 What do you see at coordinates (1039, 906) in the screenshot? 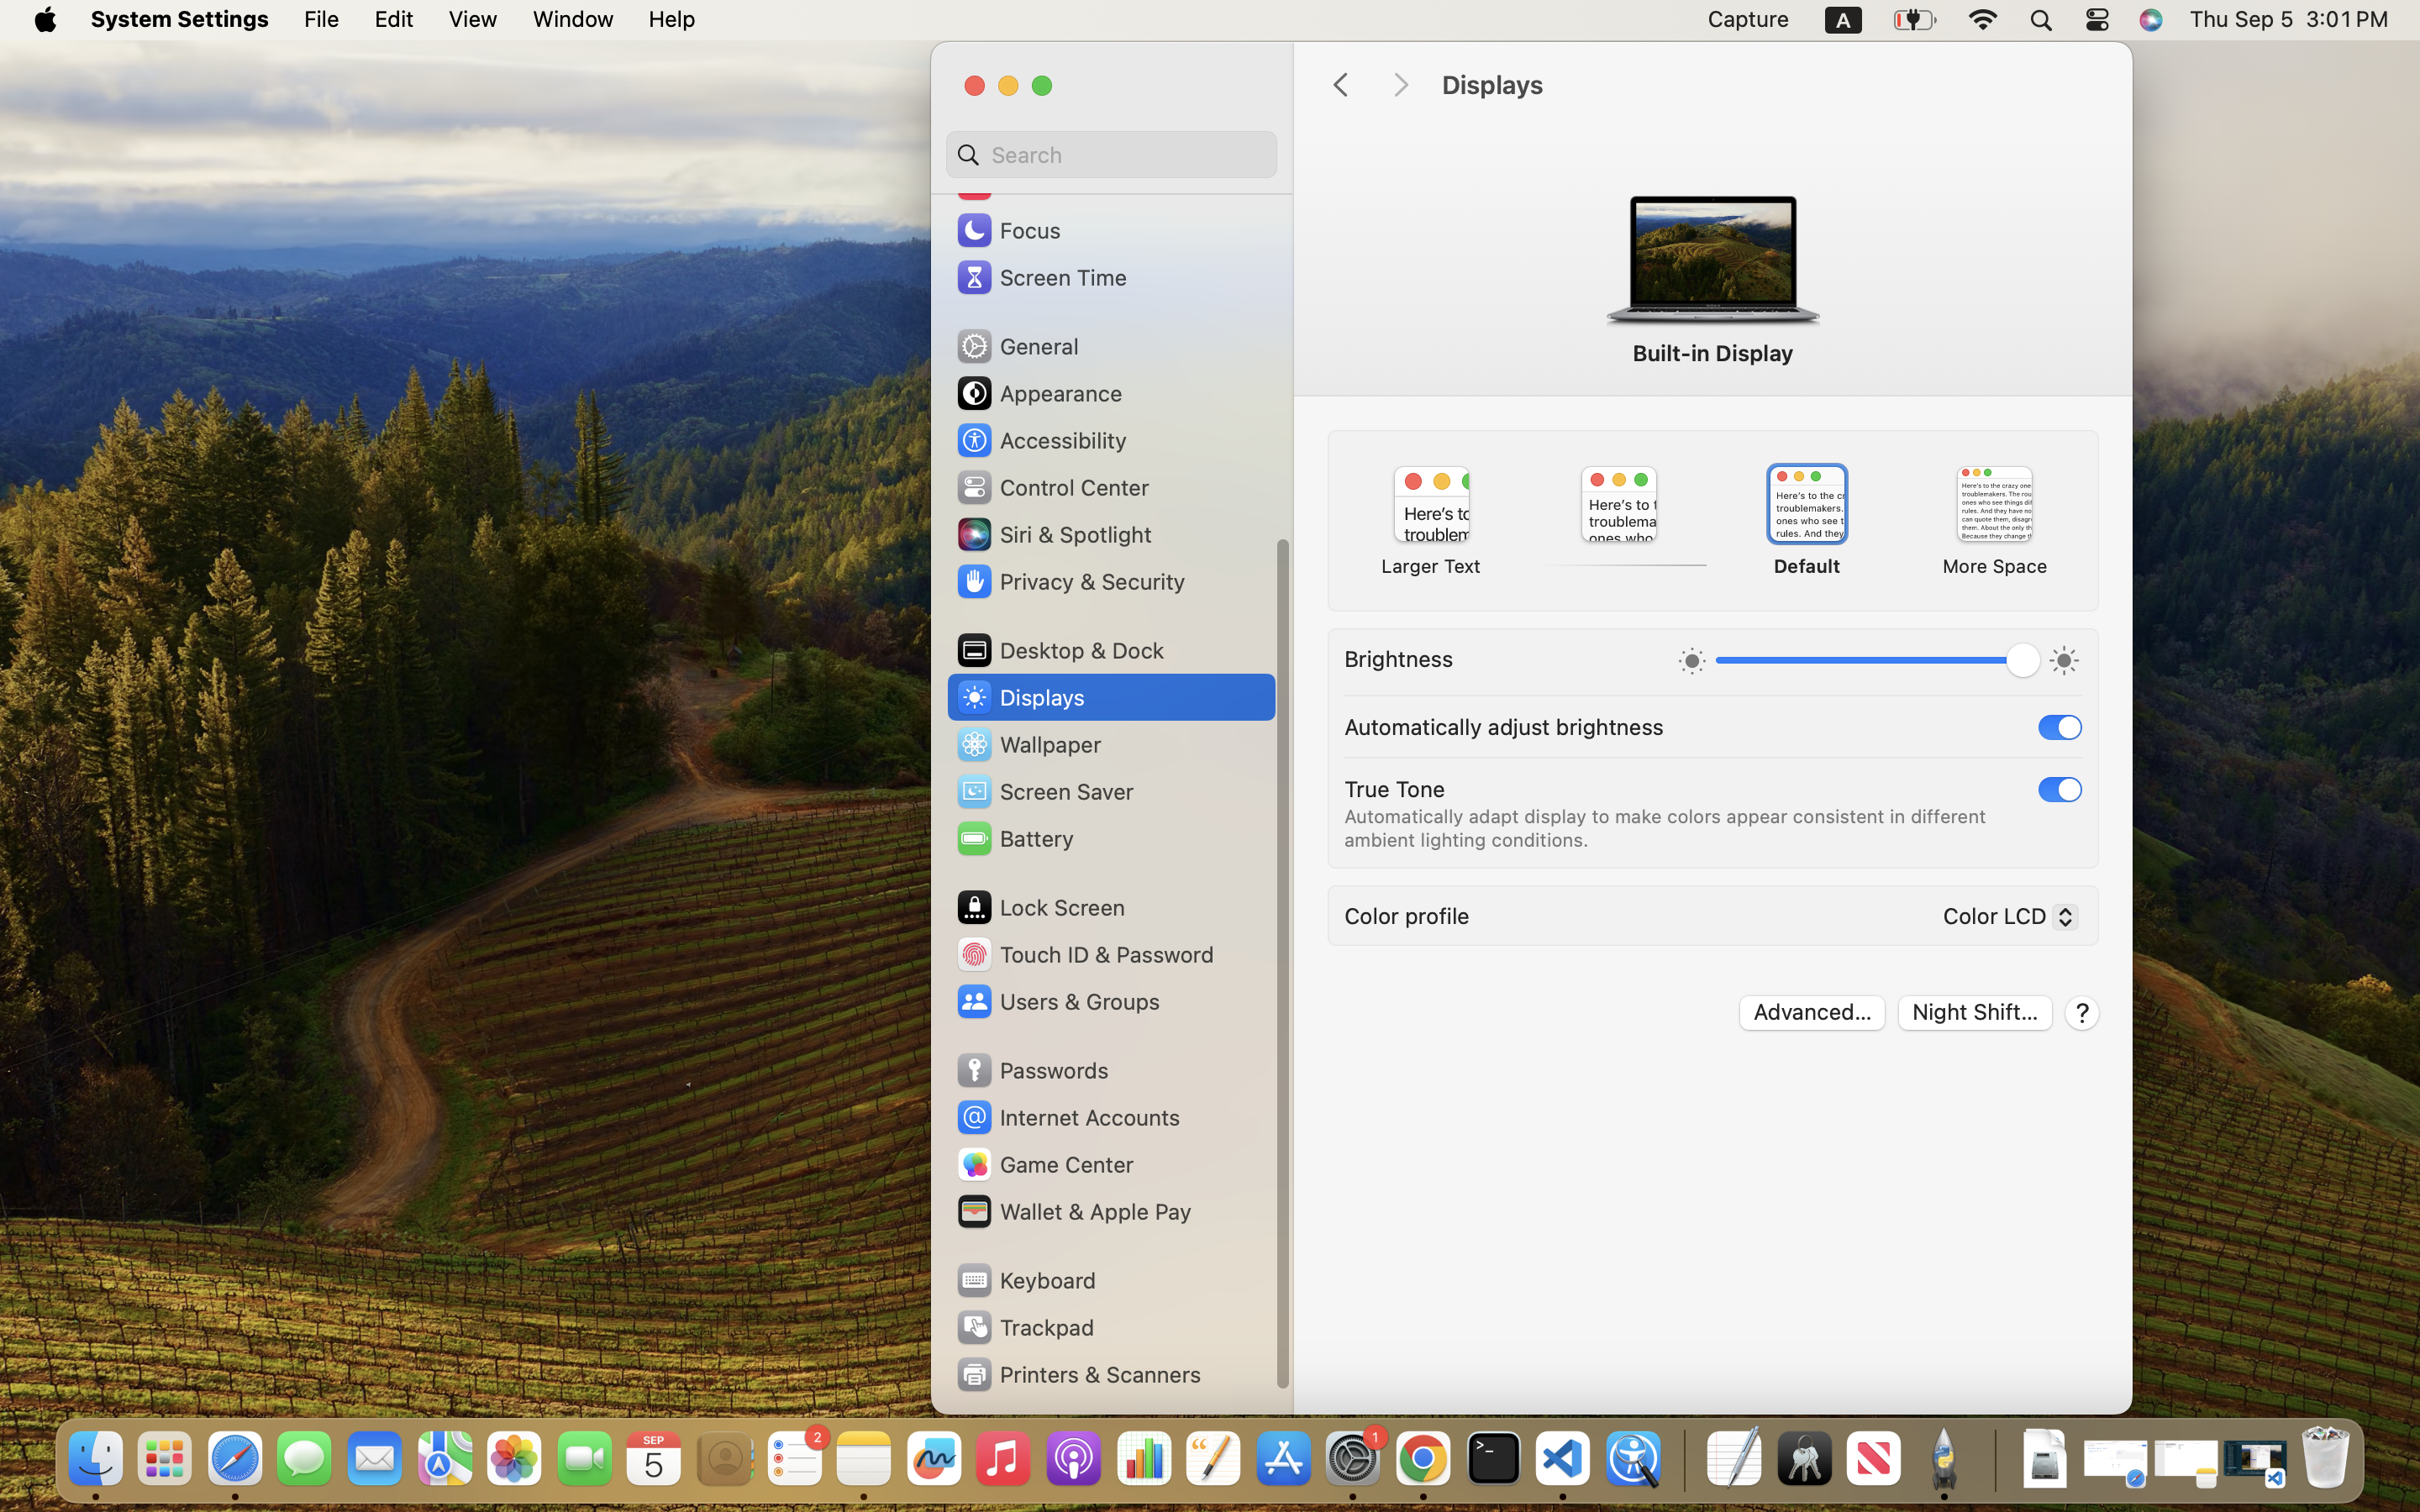
I see `'Lock Screen'` at bounding box center [1039, 906].